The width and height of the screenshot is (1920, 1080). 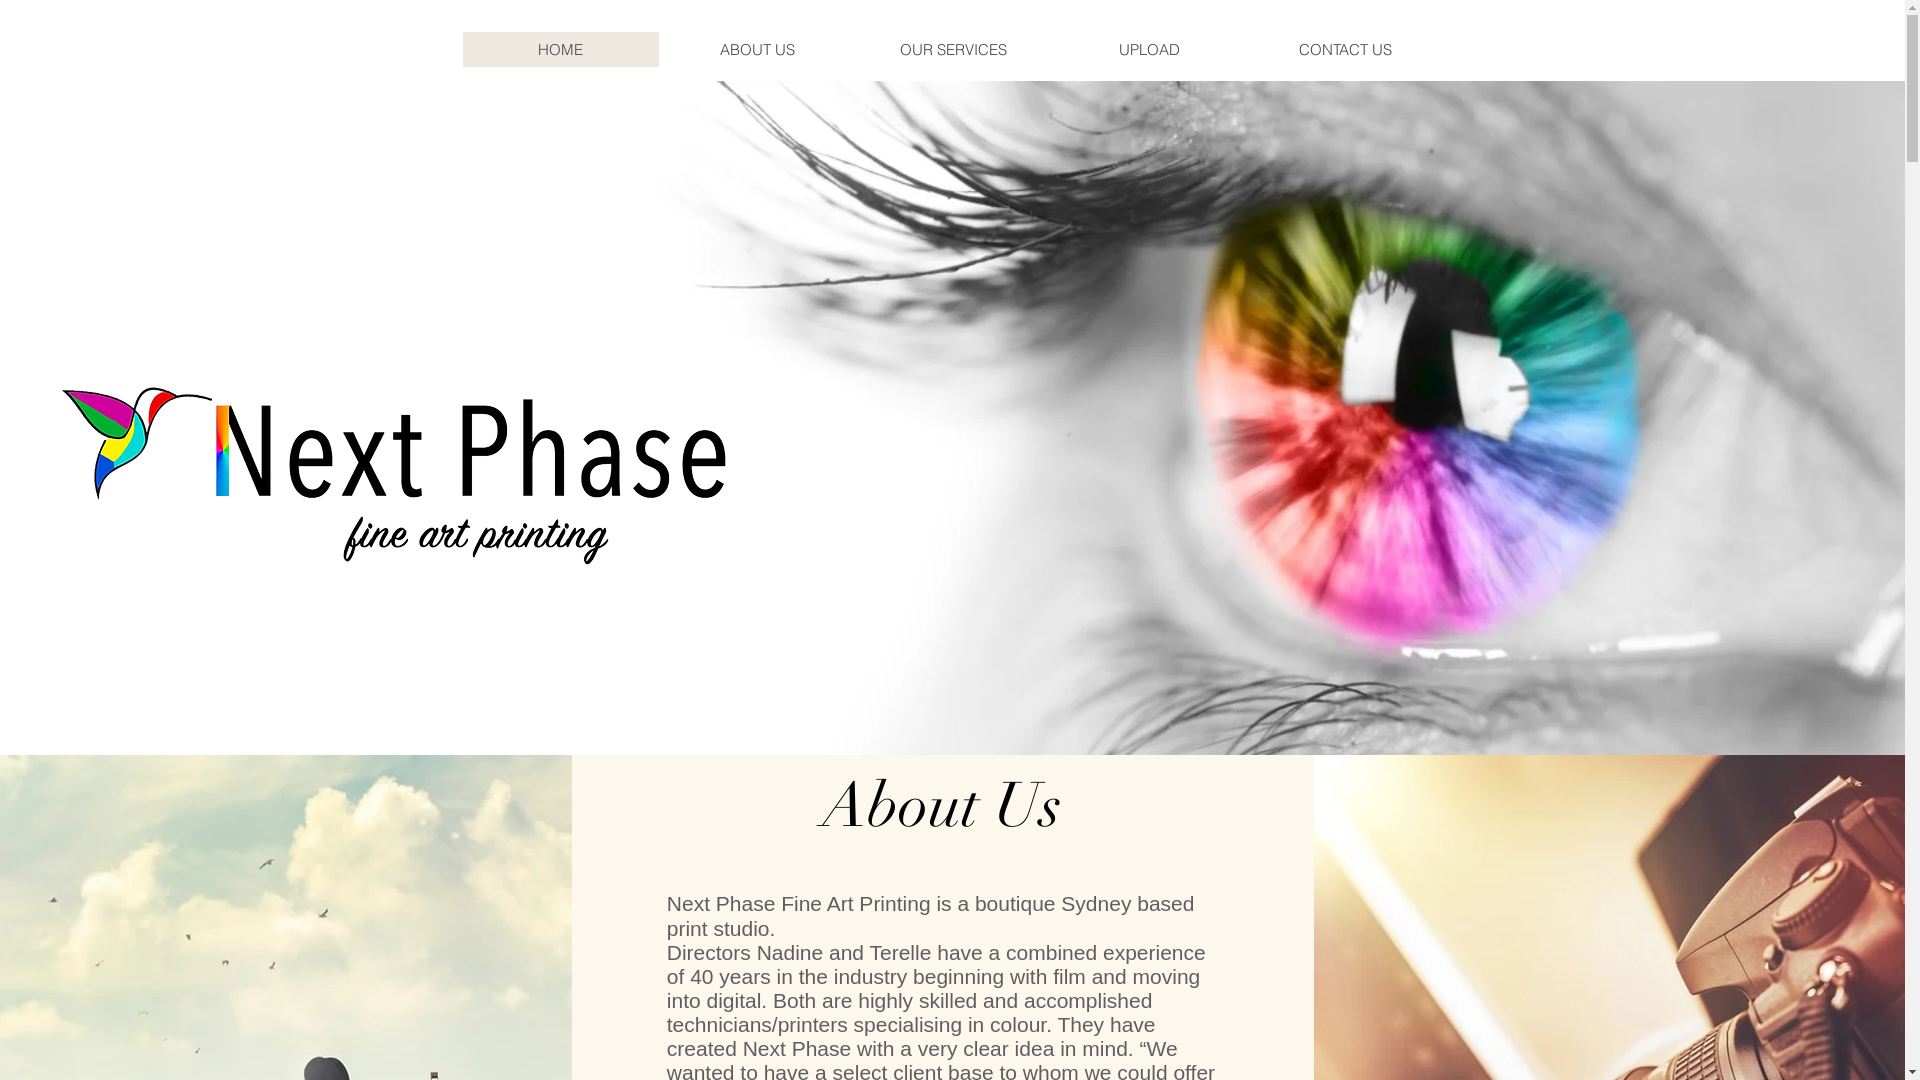 I want to click on 'ABOUT US', so click(x=754, y=48).